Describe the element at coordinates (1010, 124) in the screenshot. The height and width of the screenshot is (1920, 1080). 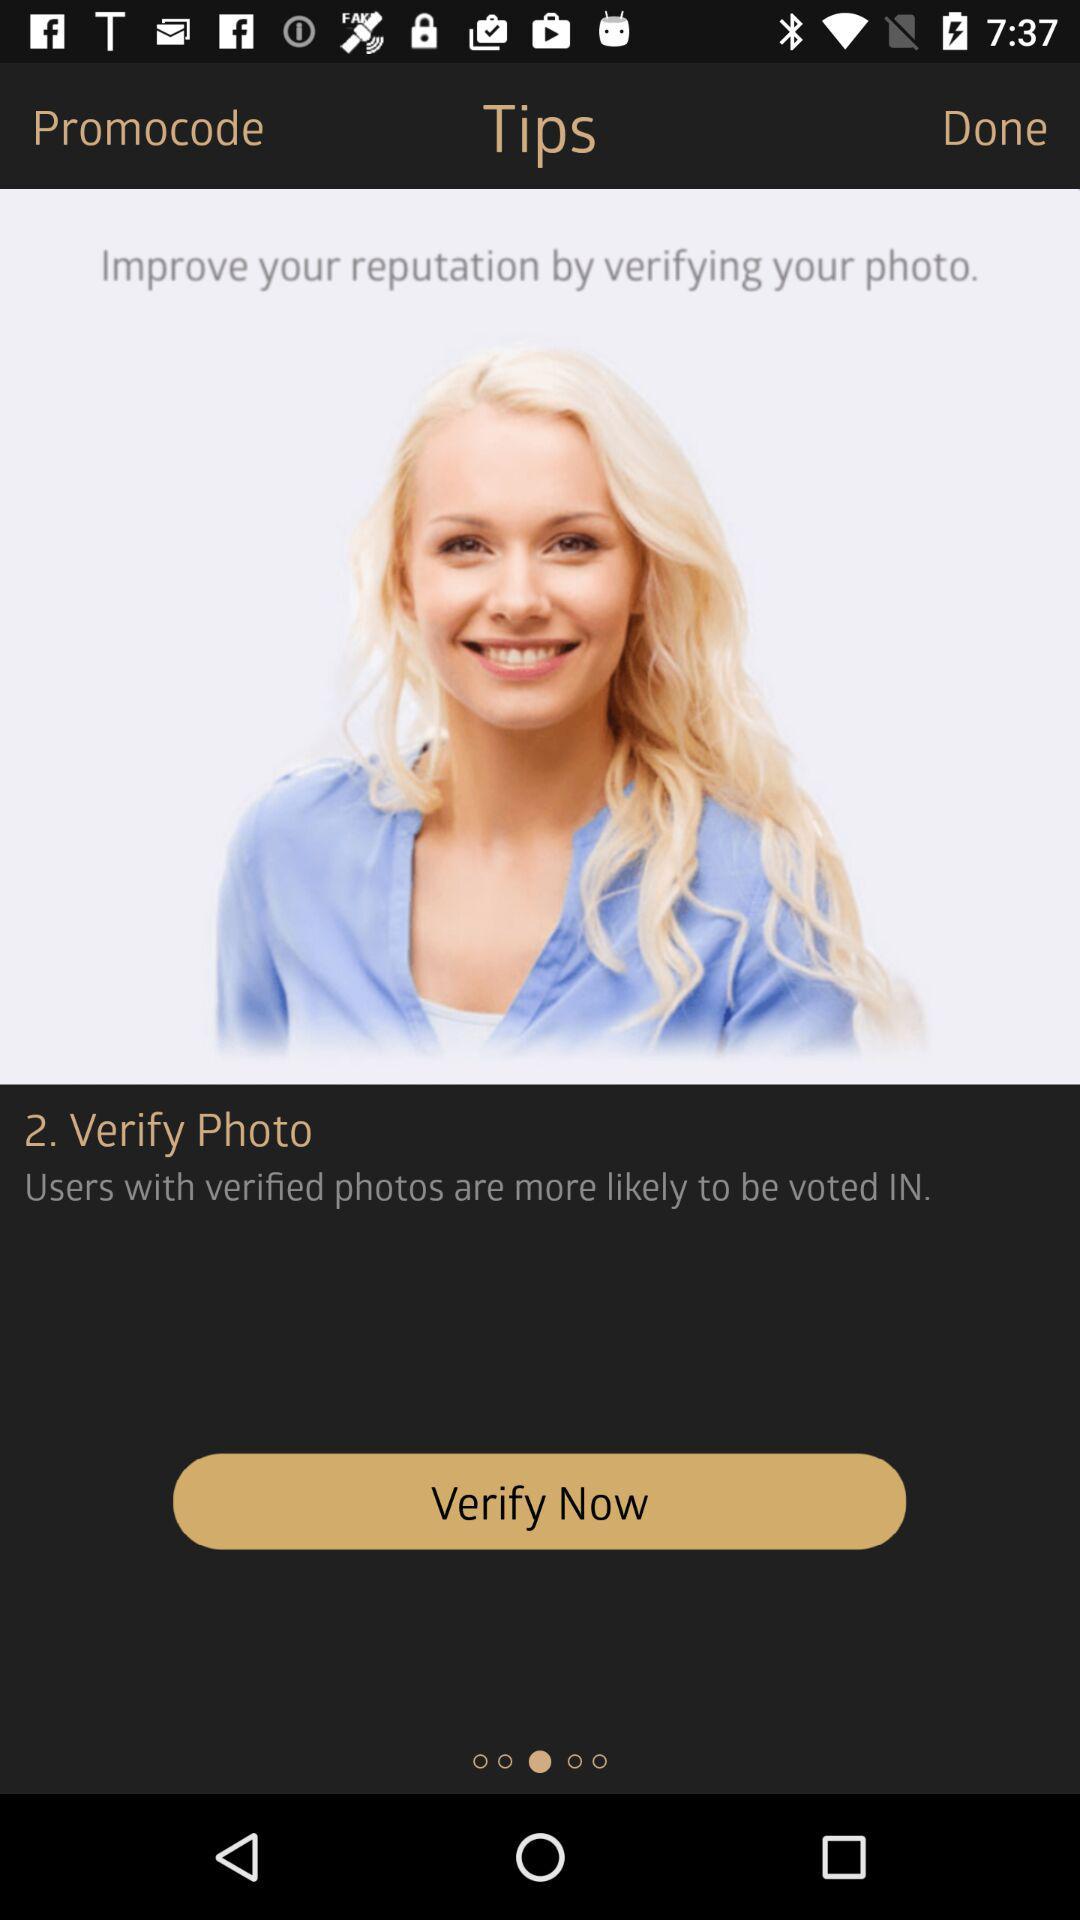
I see `item at the top right corner` at that location.